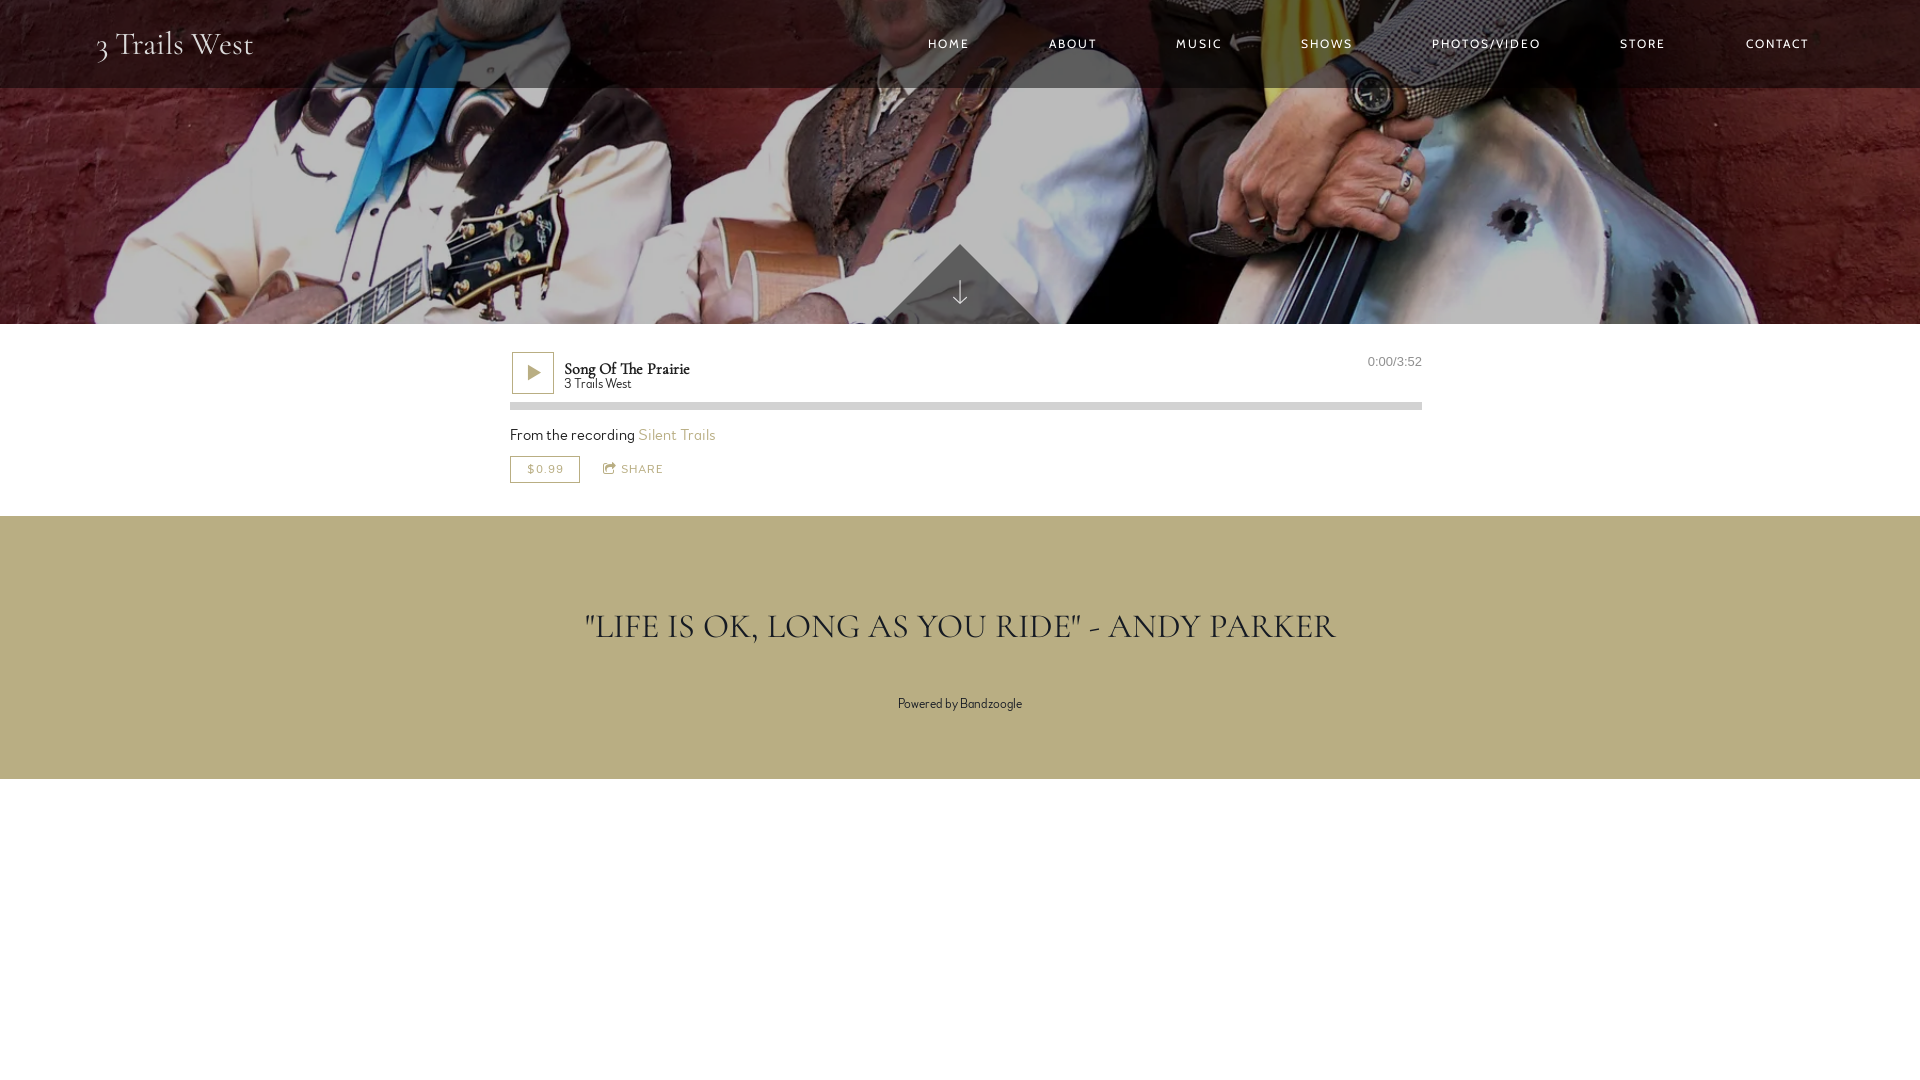 Image resolution: width=1920 pixels, height=1080 pixels. Describe the element at coordinates (1327, 43) in the screenshot. I see `'SHOWS'` at that location.